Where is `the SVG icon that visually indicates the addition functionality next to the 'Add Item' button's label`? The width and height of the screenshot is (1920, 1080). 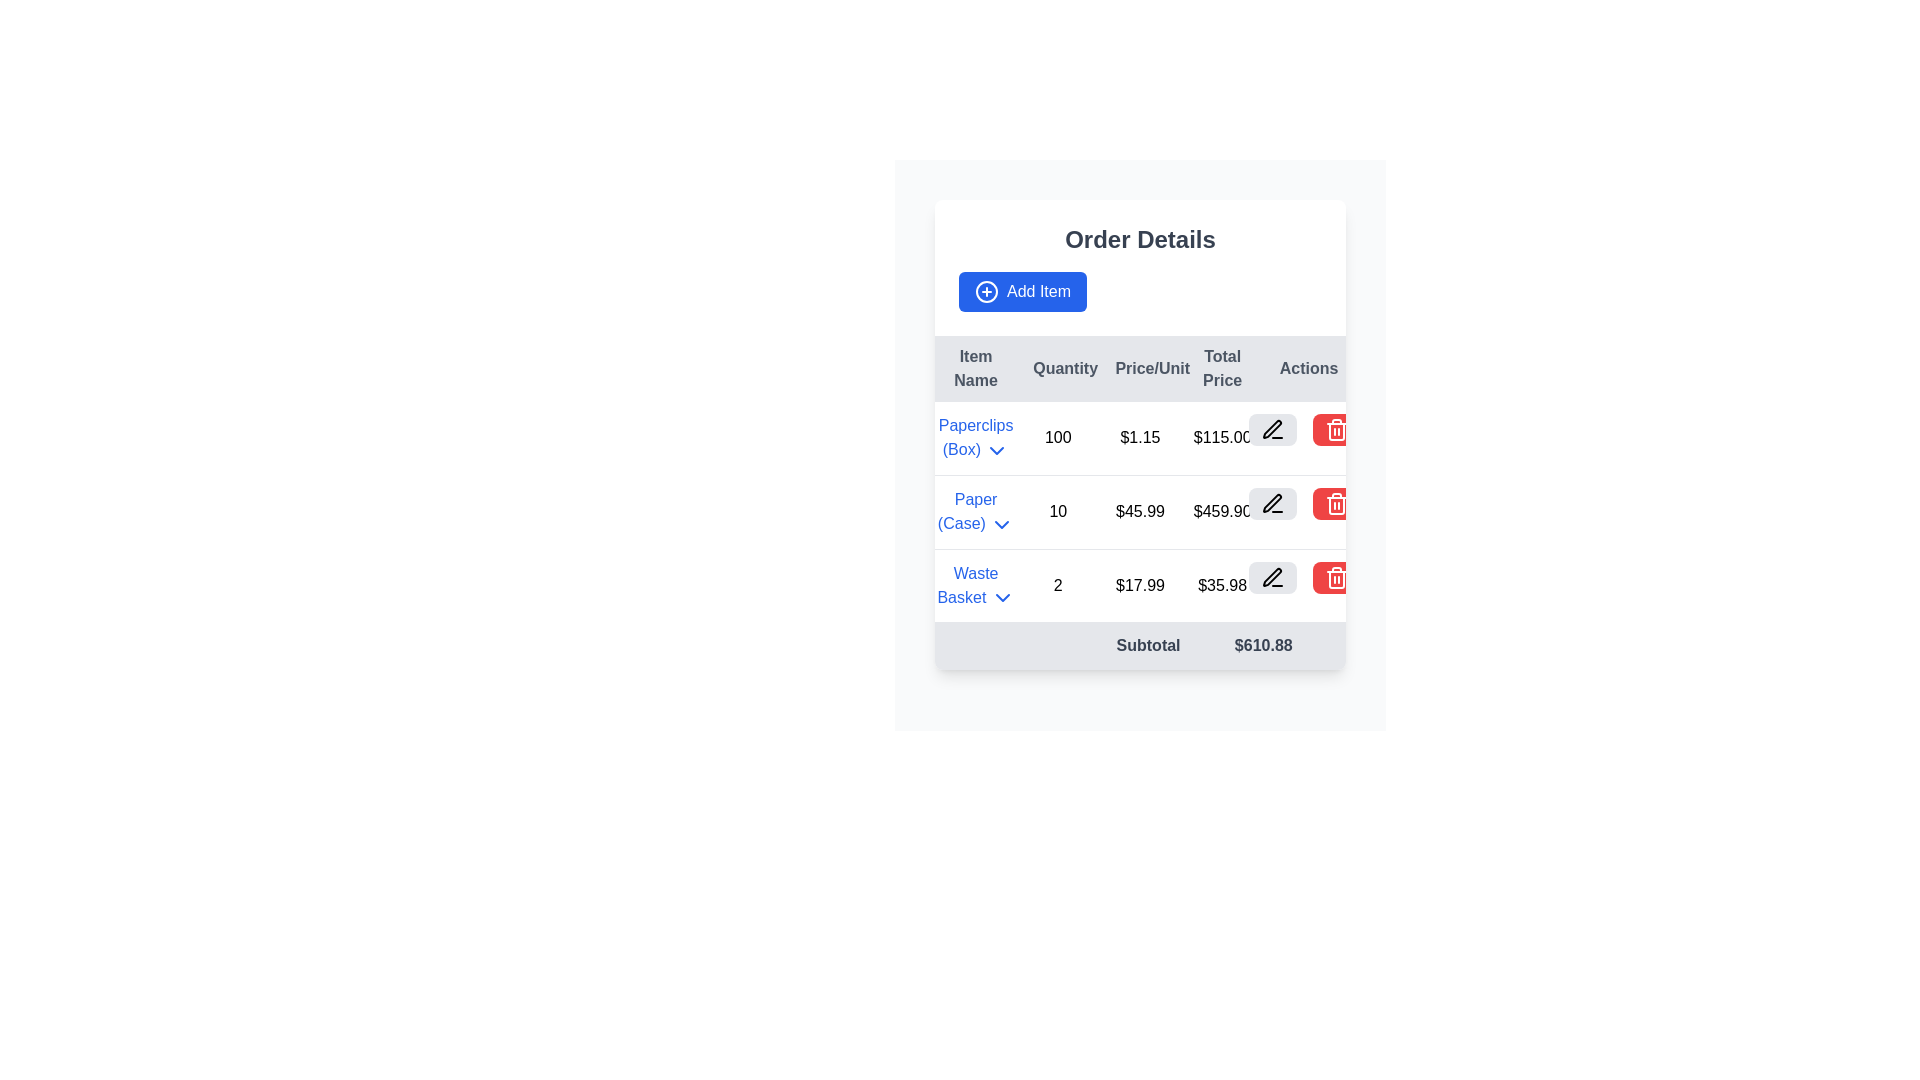 the SVG icon that visually indicates the addition functionality next to the 'Add Item' button's label is located at coordinates (987, 292).